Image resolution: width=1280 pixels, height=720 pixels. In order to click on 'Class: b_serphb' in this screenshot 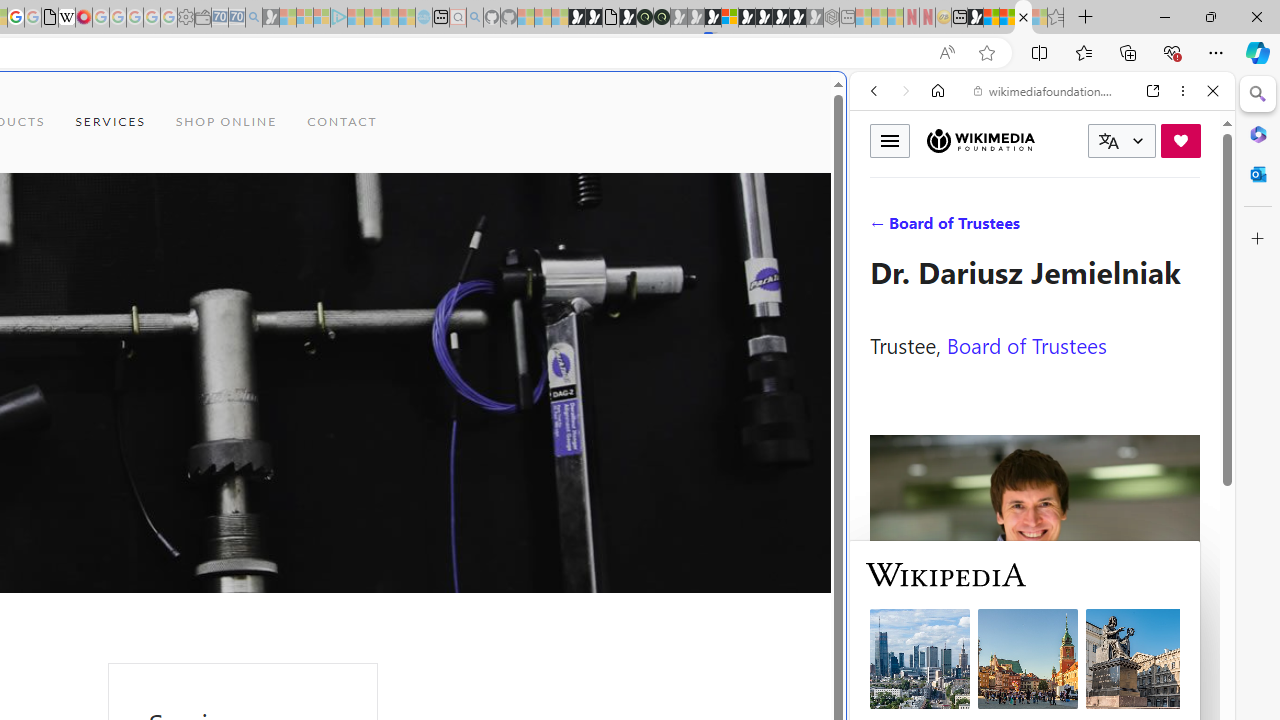, I will do `click(1190, 229)`.